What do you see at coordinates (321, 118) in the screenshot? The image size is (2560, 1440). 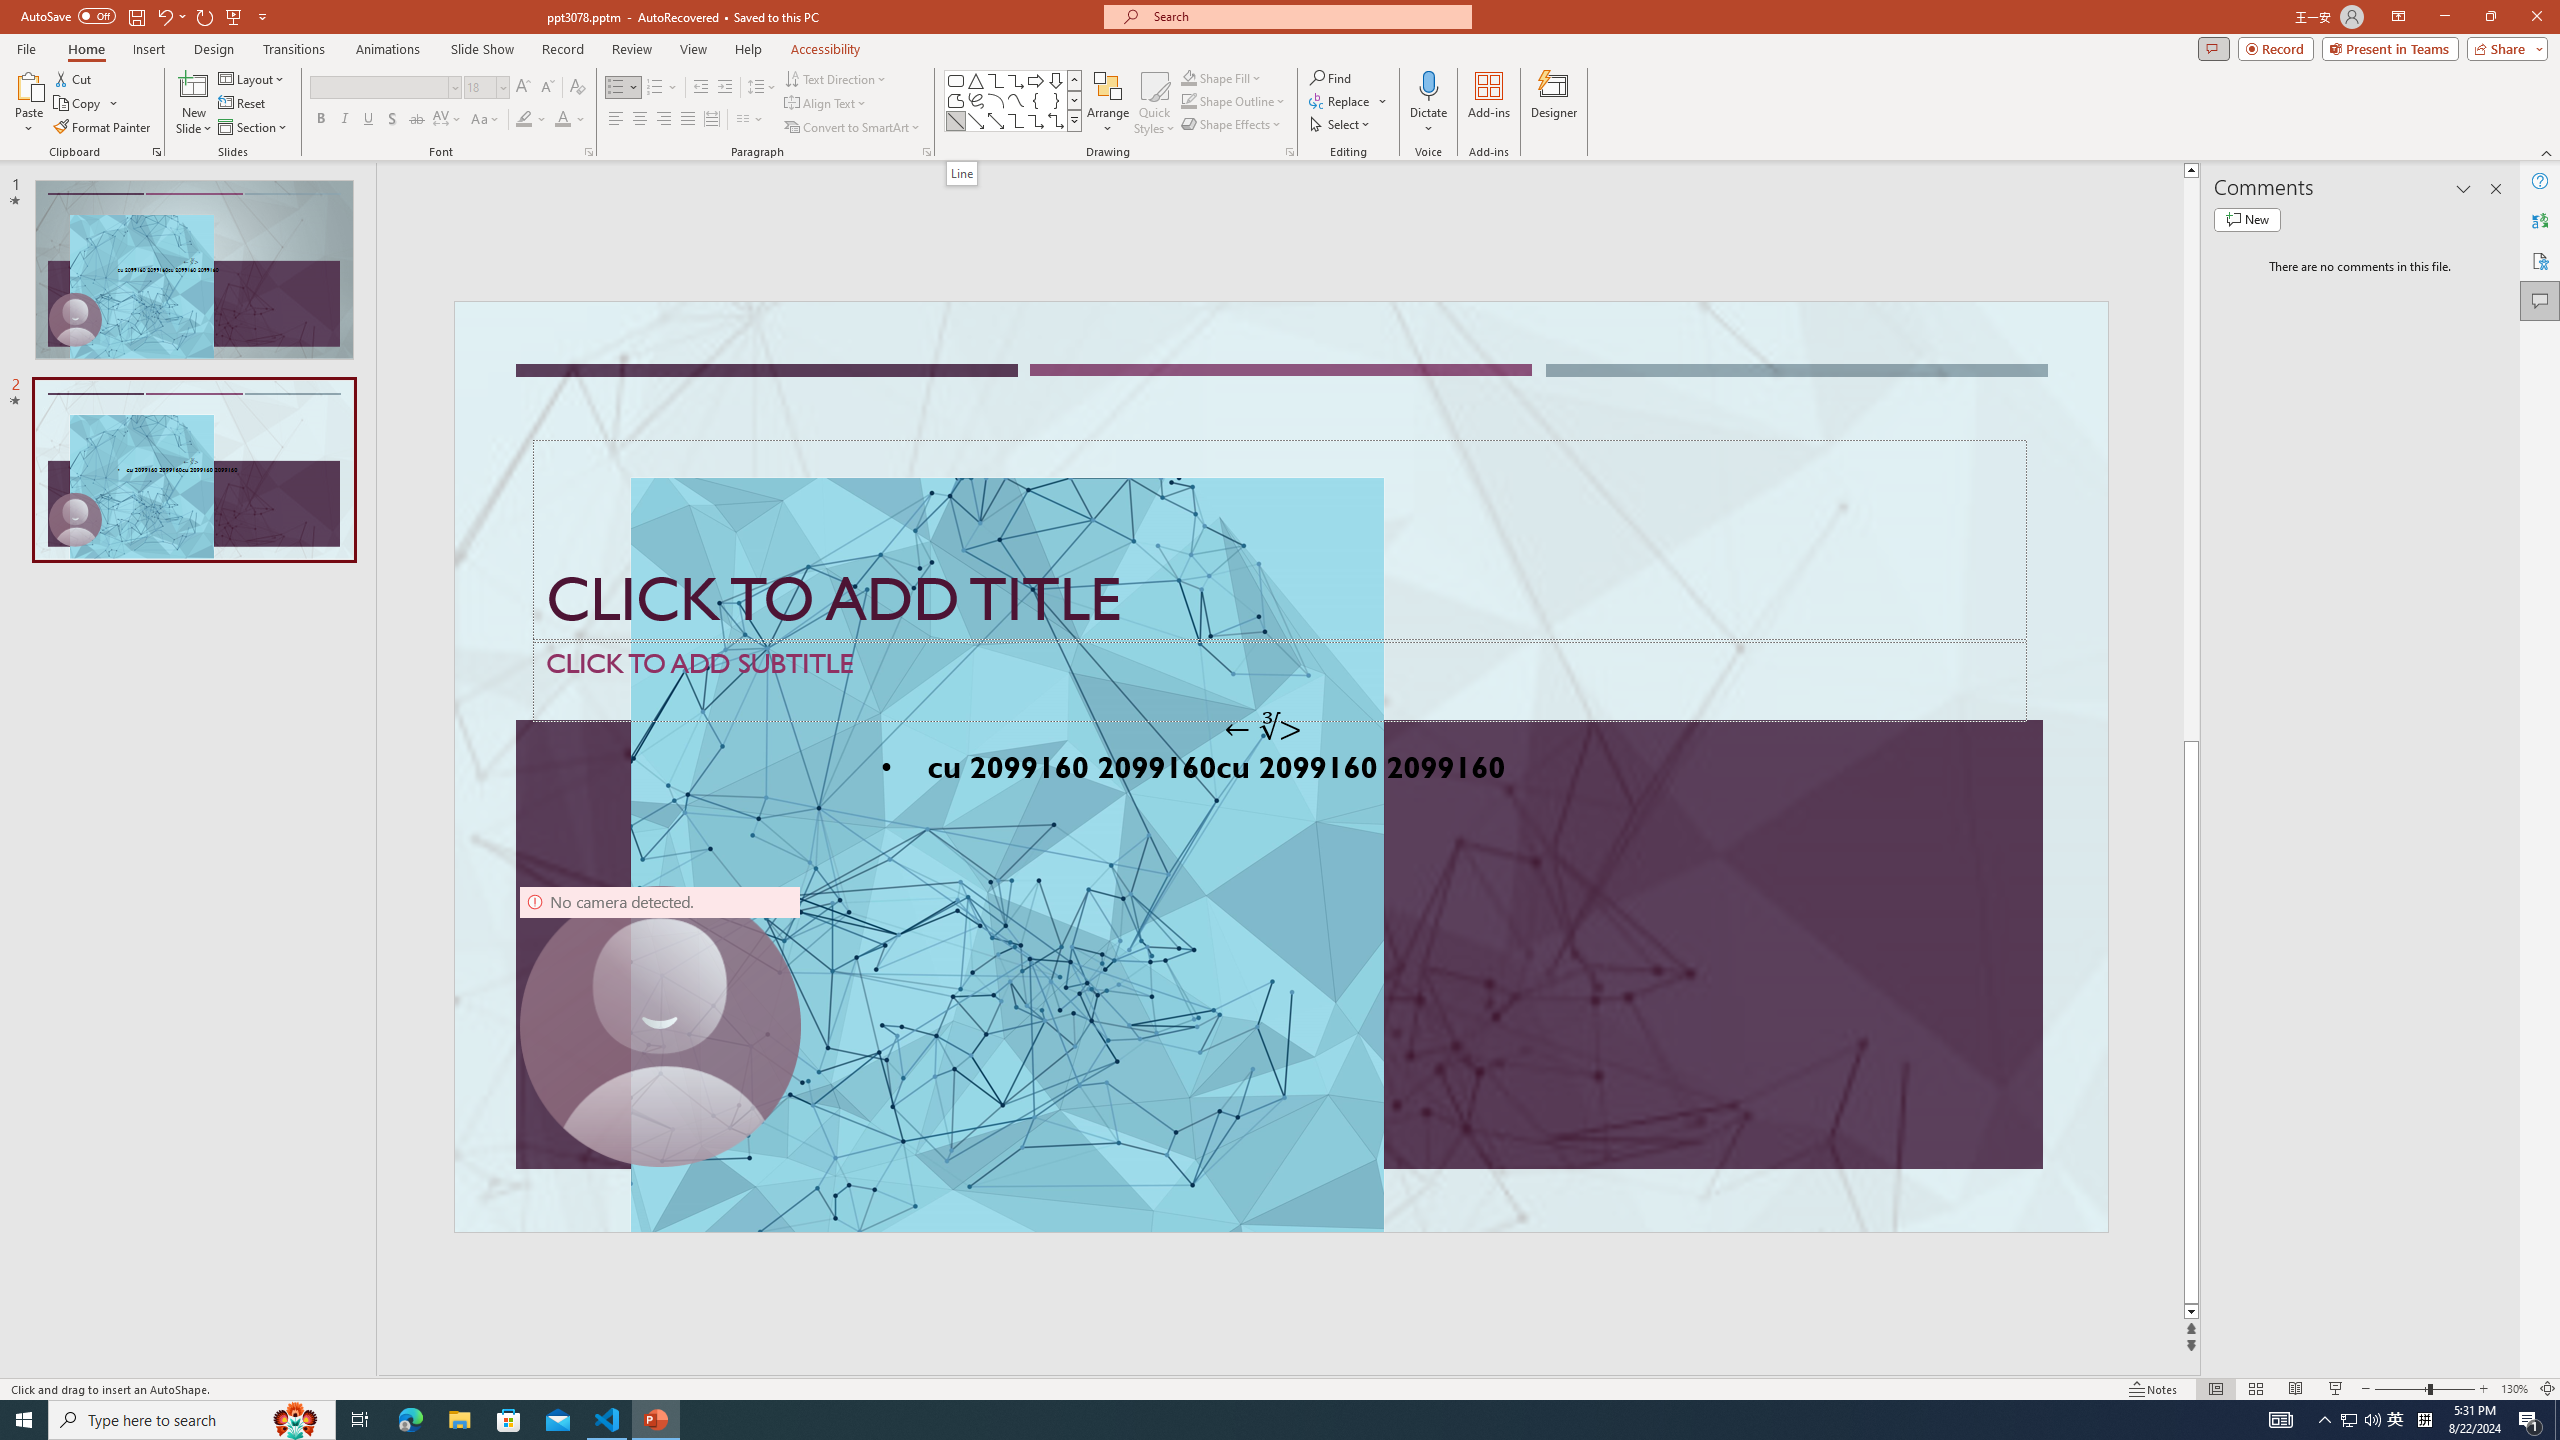 I see `'Bold'` at bounding box center [321, 118].